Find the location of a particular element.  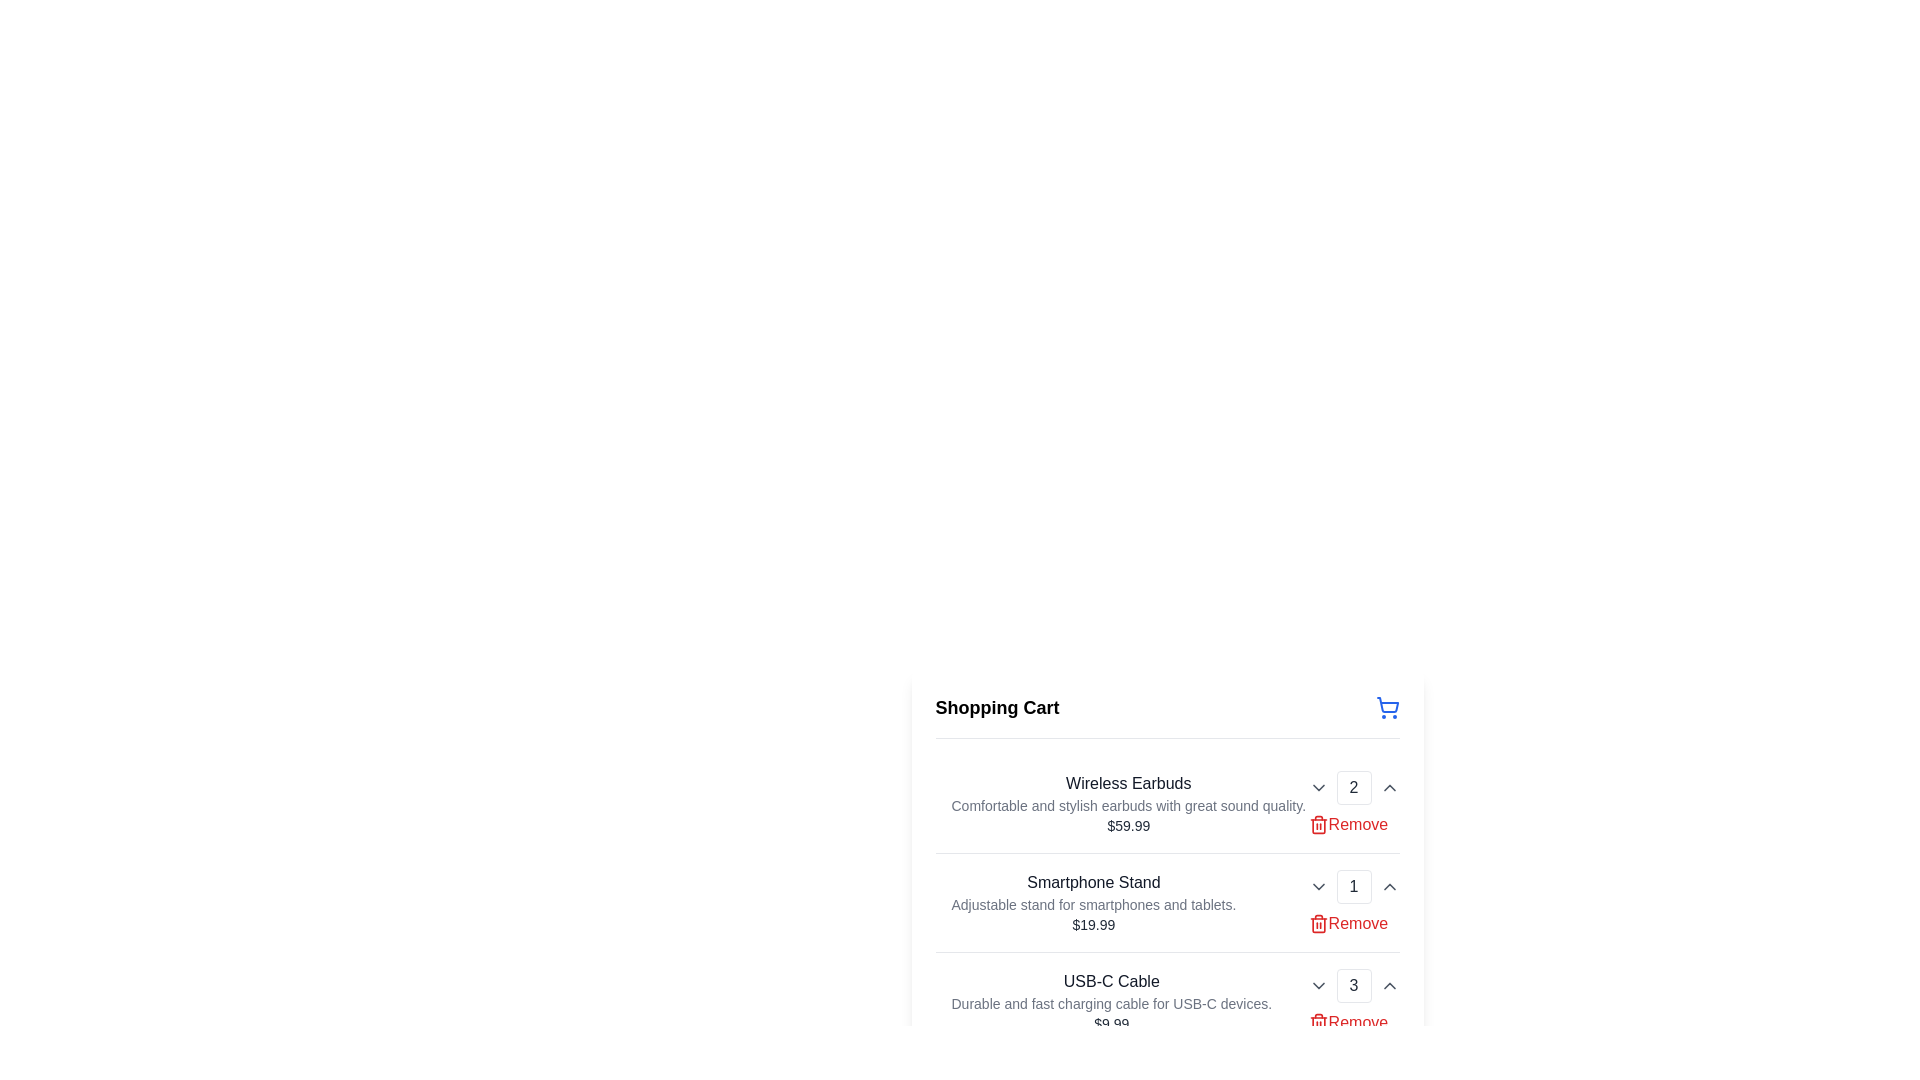

the trash can icon button, which is red and located beside the 'Remove' label is located at coordinates (1318, 825).